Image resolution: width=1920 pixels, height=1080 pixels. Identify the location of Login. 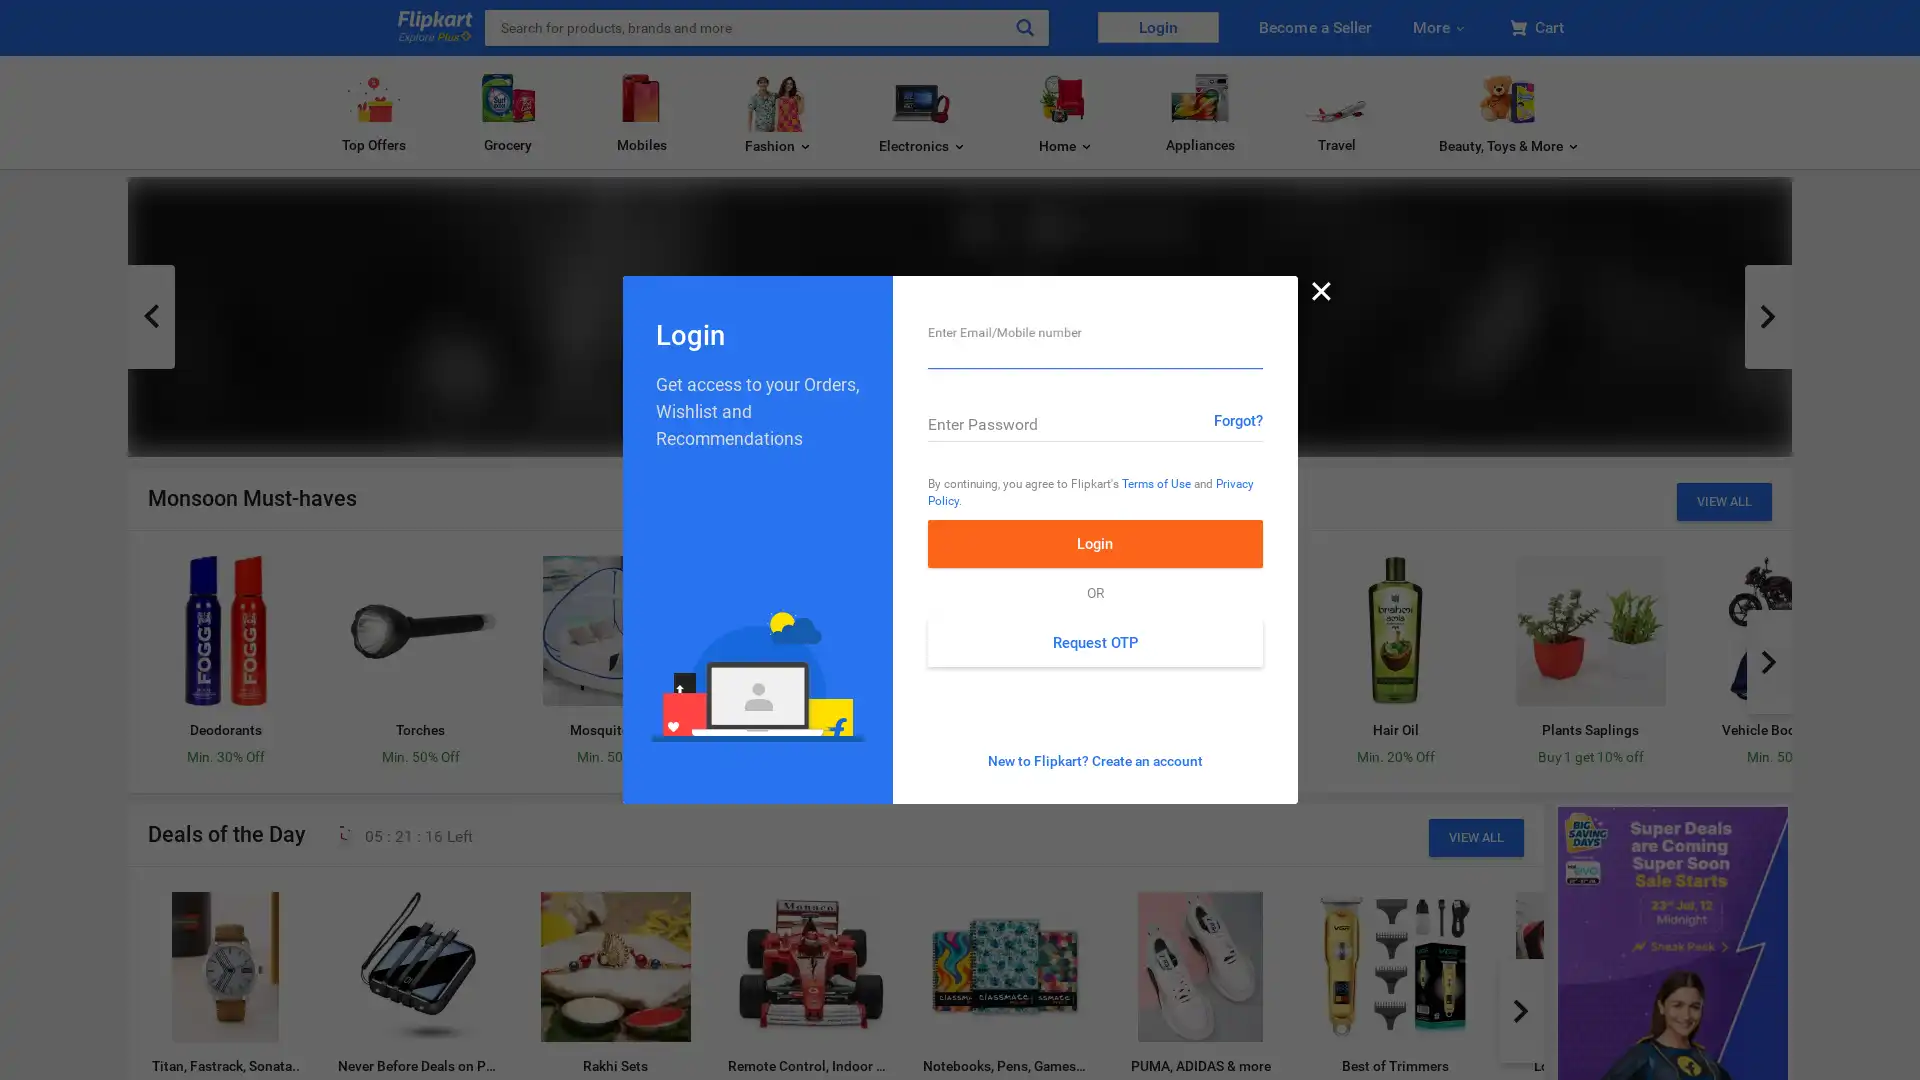
(1093, 543).